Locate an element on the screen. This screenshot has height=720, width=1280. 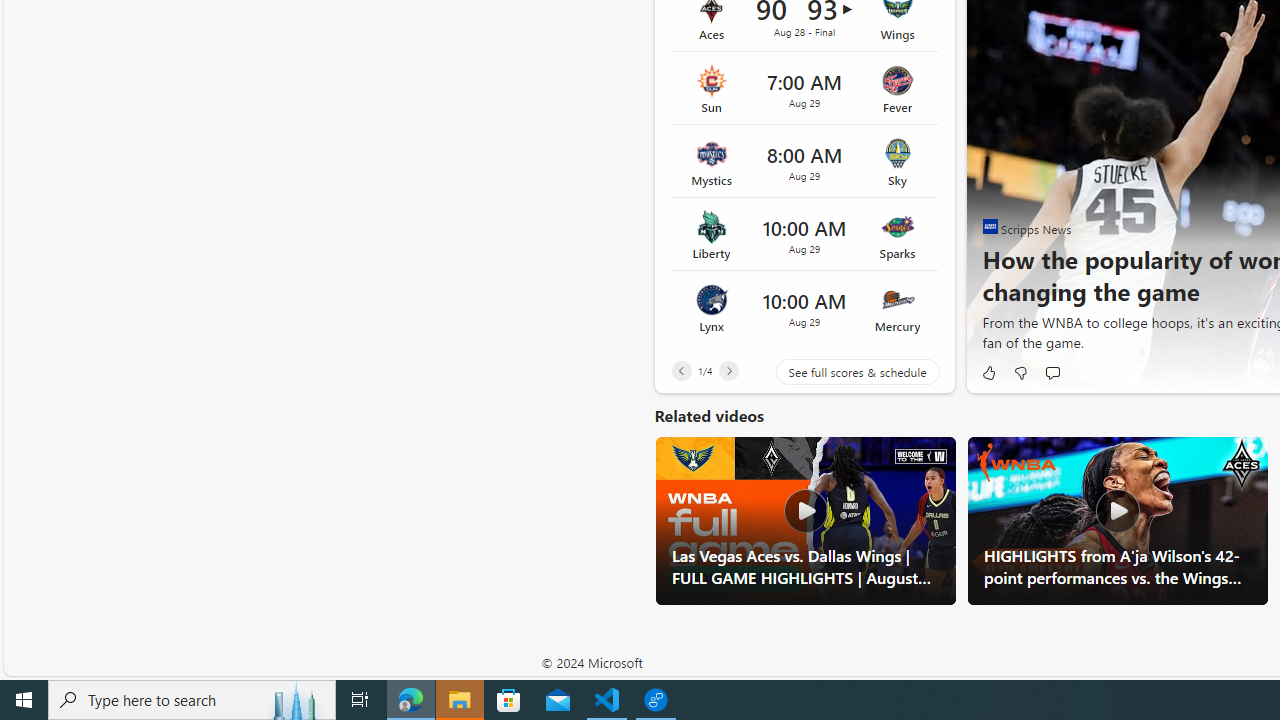
'Sun vs Fever Time 7:00 AM Date Aug 29' is located at coordinates (804, 87).